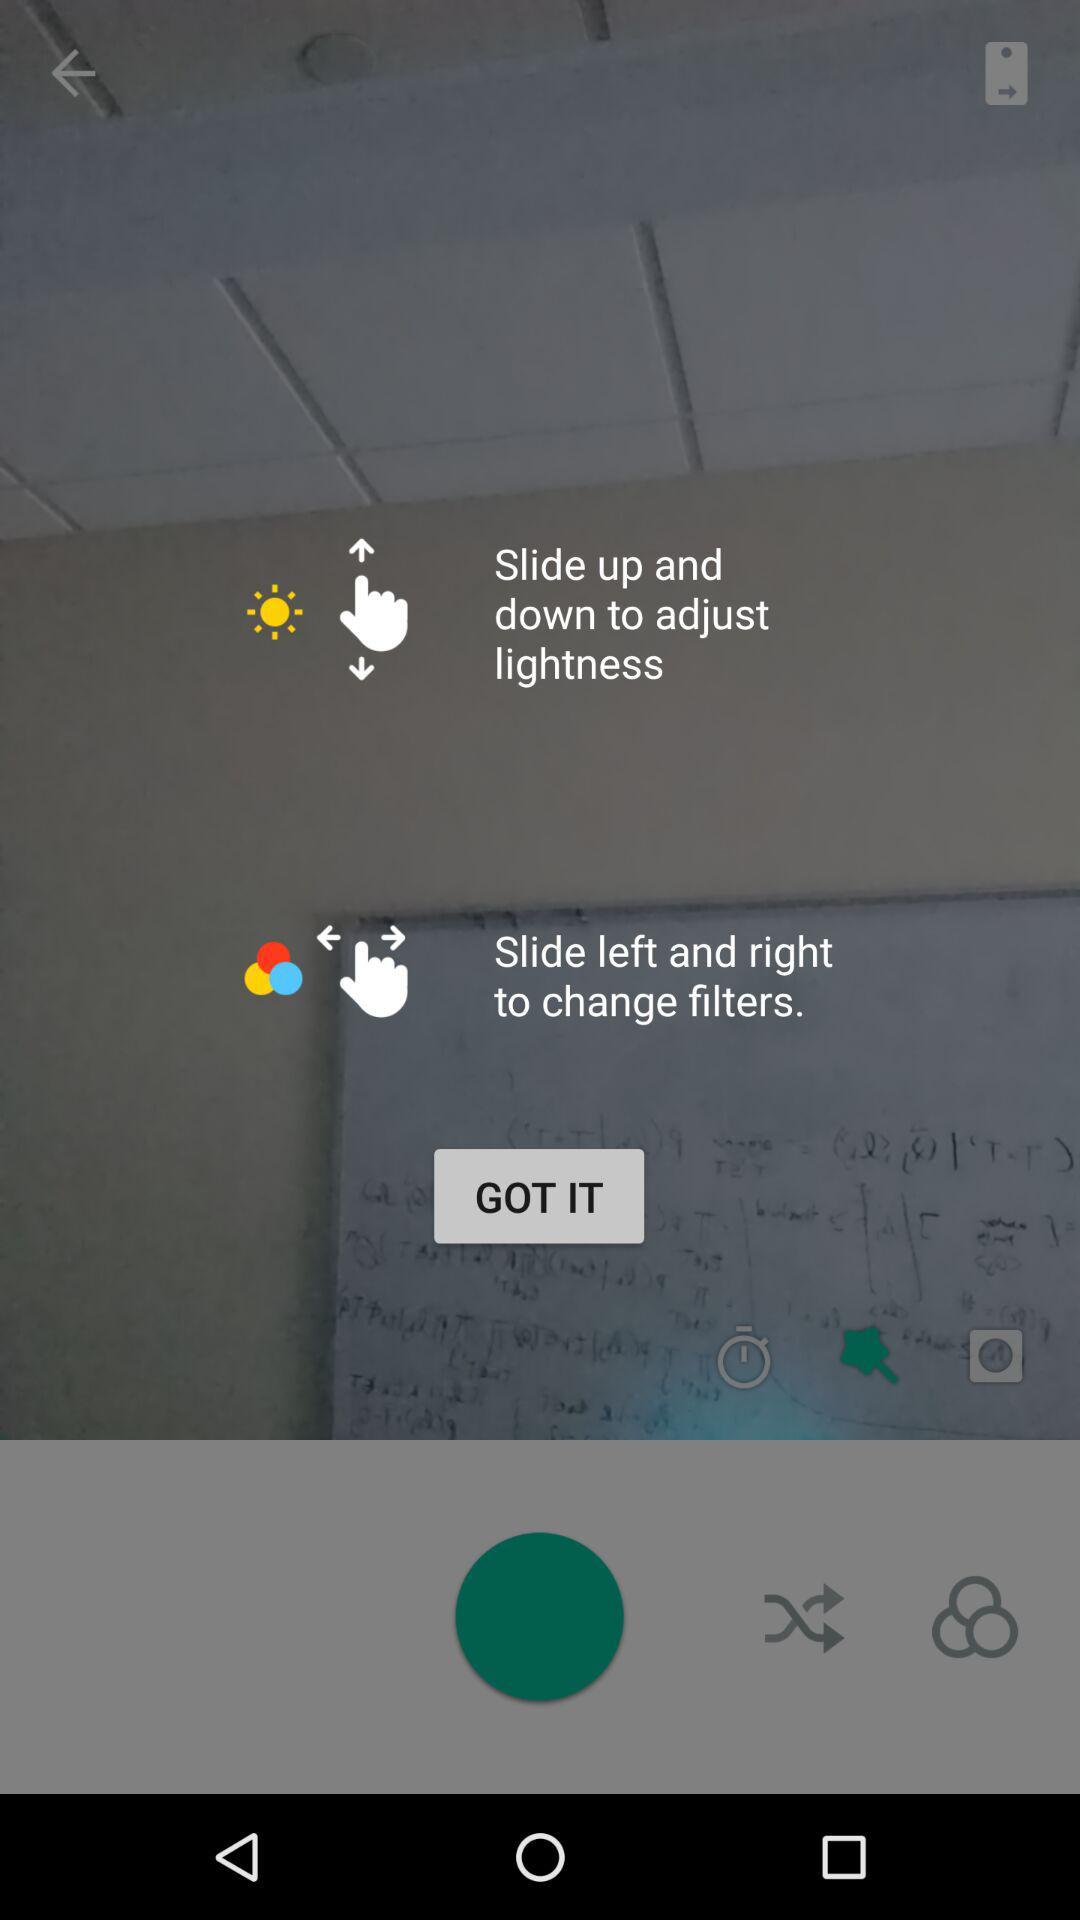 This screenshot has height=1920, width=1080. I want to click on the book icon, so click(1006, 73).